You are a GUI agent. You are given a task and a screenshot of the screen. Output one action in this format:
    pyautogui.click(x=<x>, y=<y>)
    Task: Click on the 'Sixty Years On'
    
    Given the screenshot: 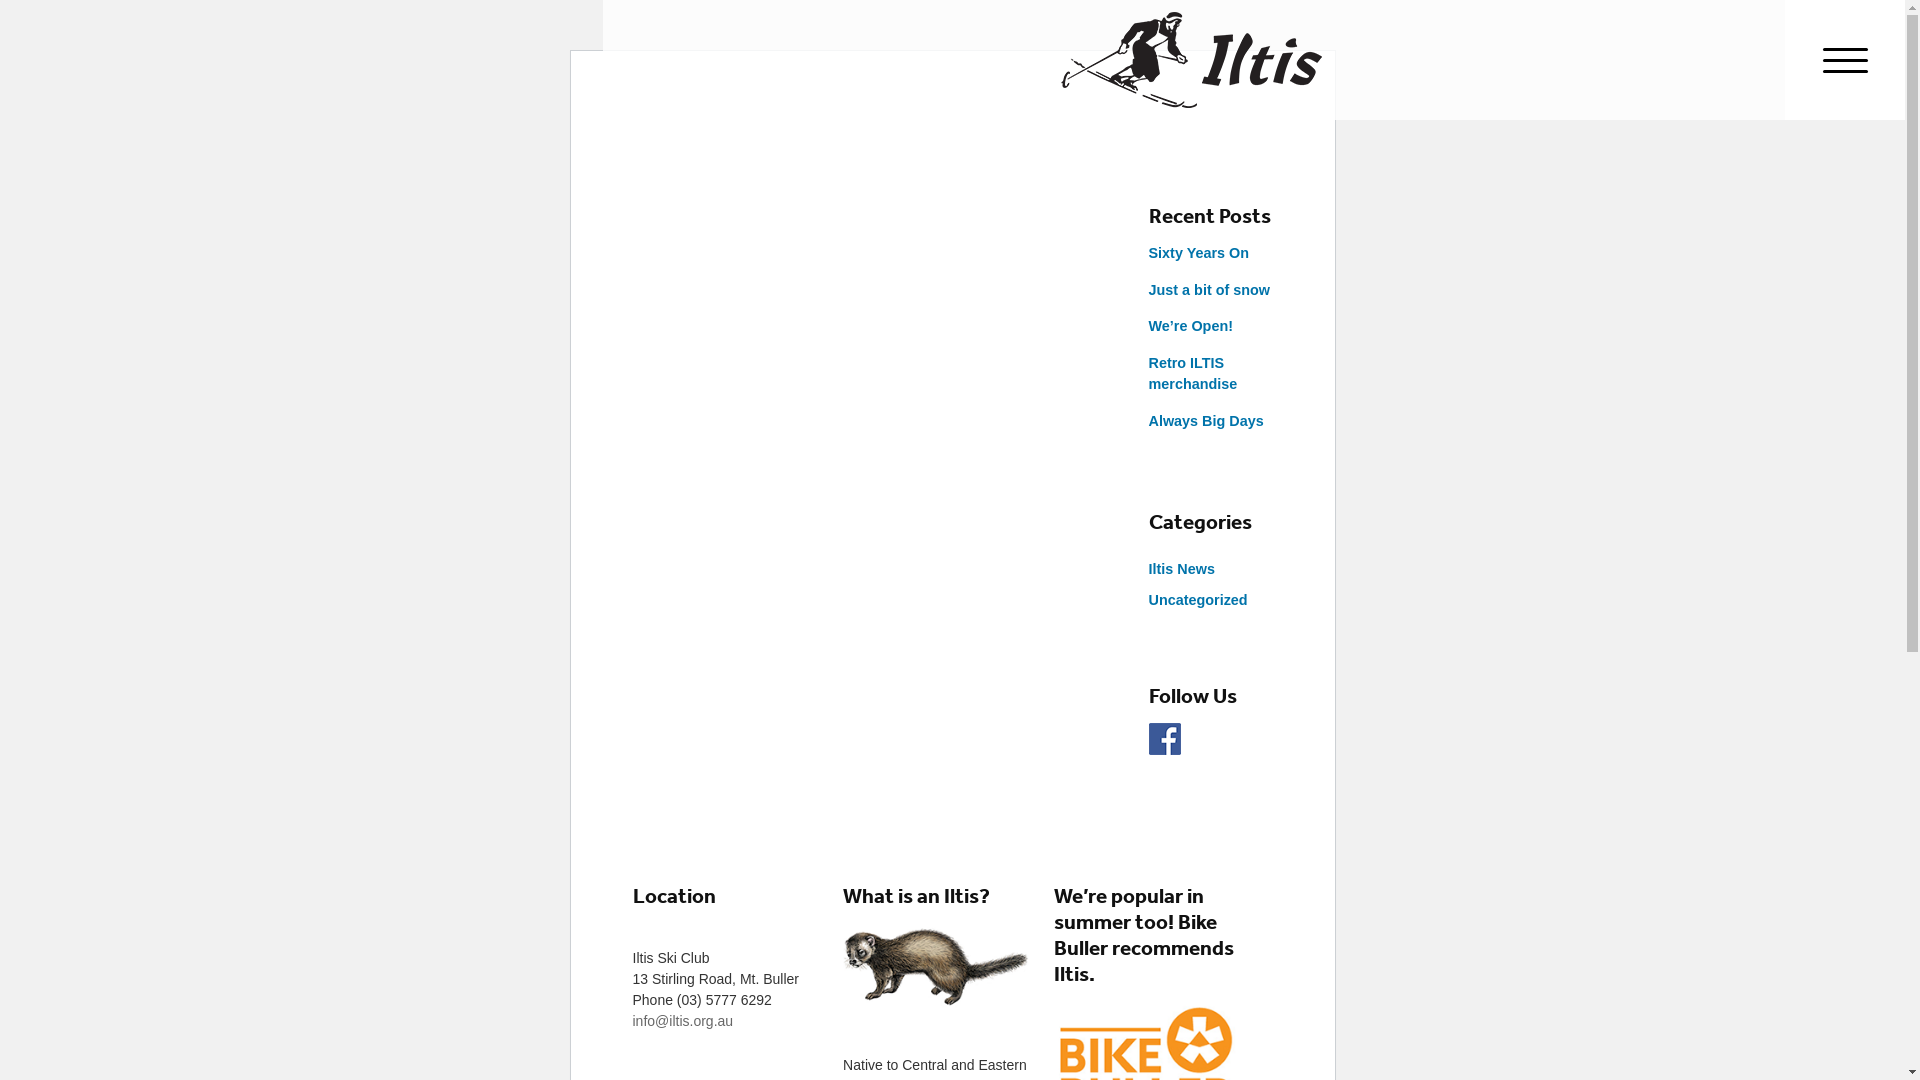 What is the action you would take?
    pyautogui.click(x=1147, y=252)
    